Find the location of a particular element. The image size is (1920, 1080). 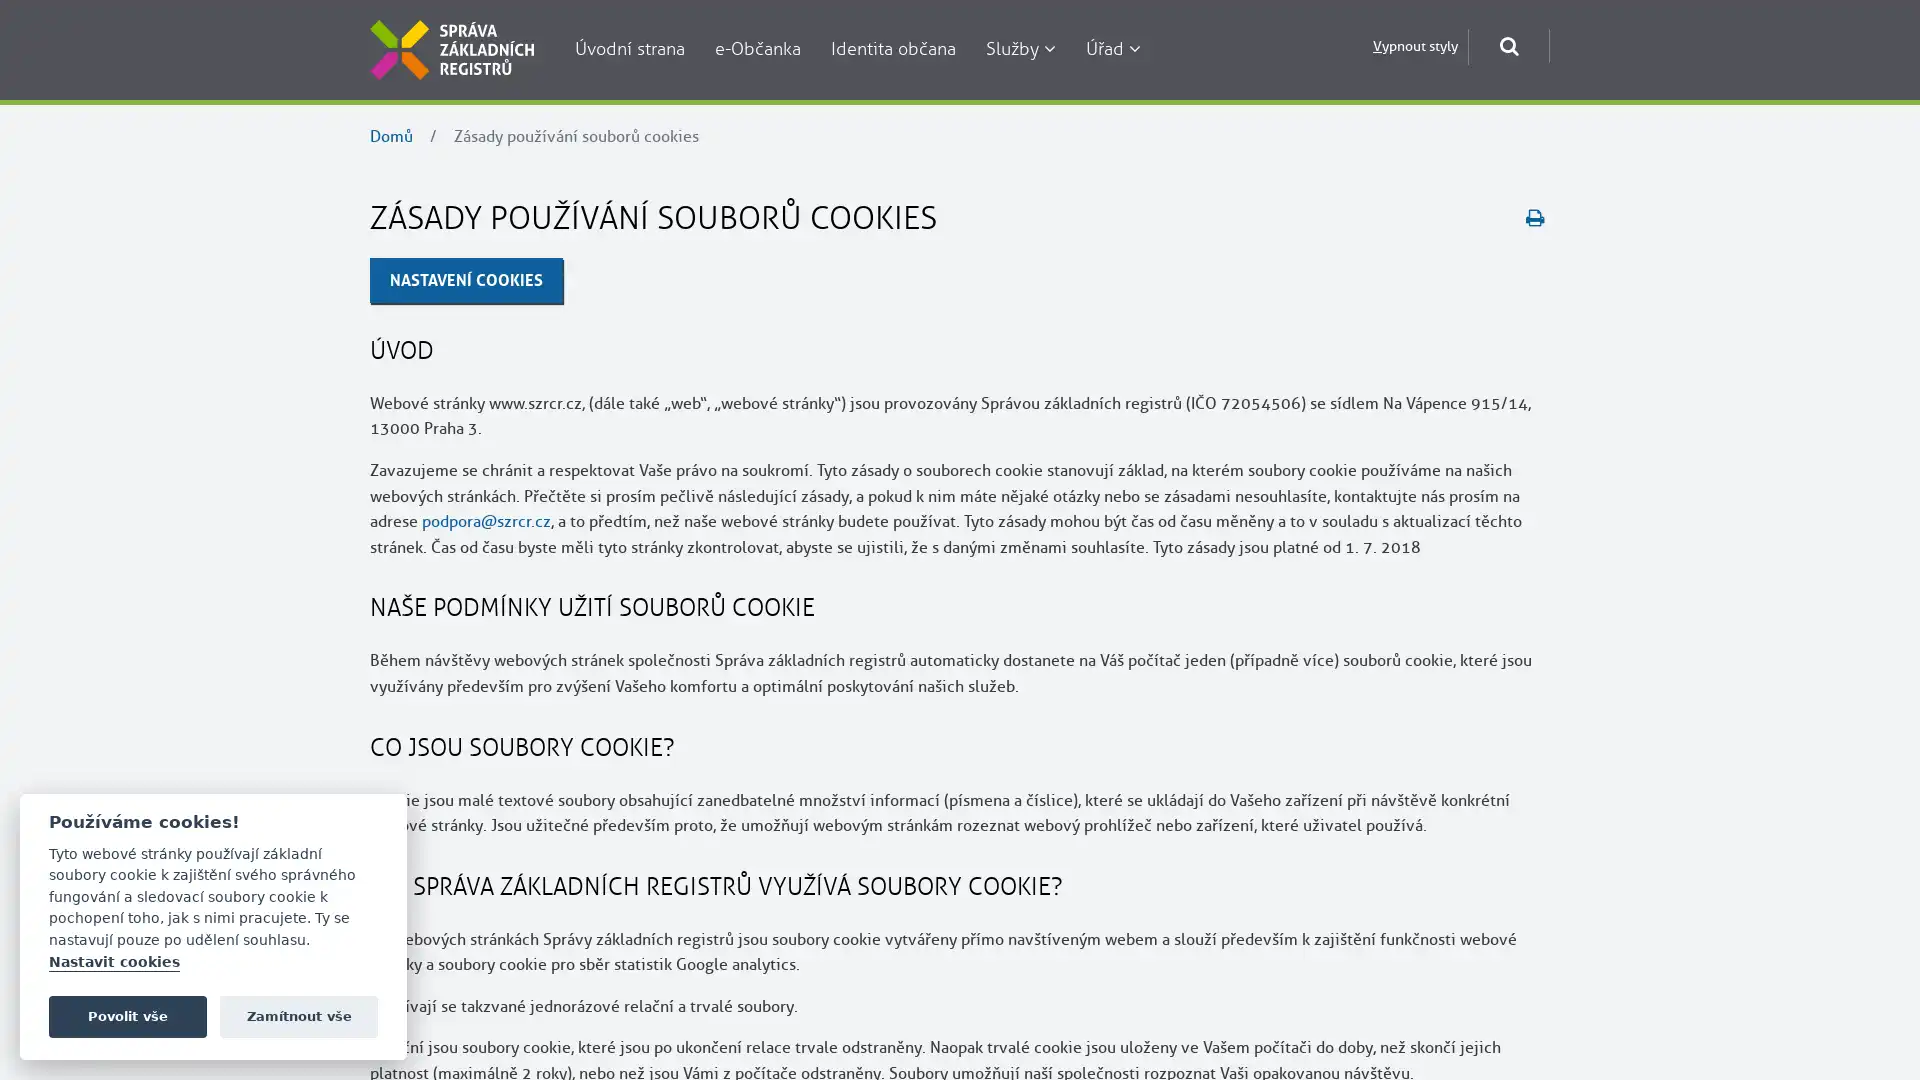

Zamitnout vse is located at coordinates (297, 1015).